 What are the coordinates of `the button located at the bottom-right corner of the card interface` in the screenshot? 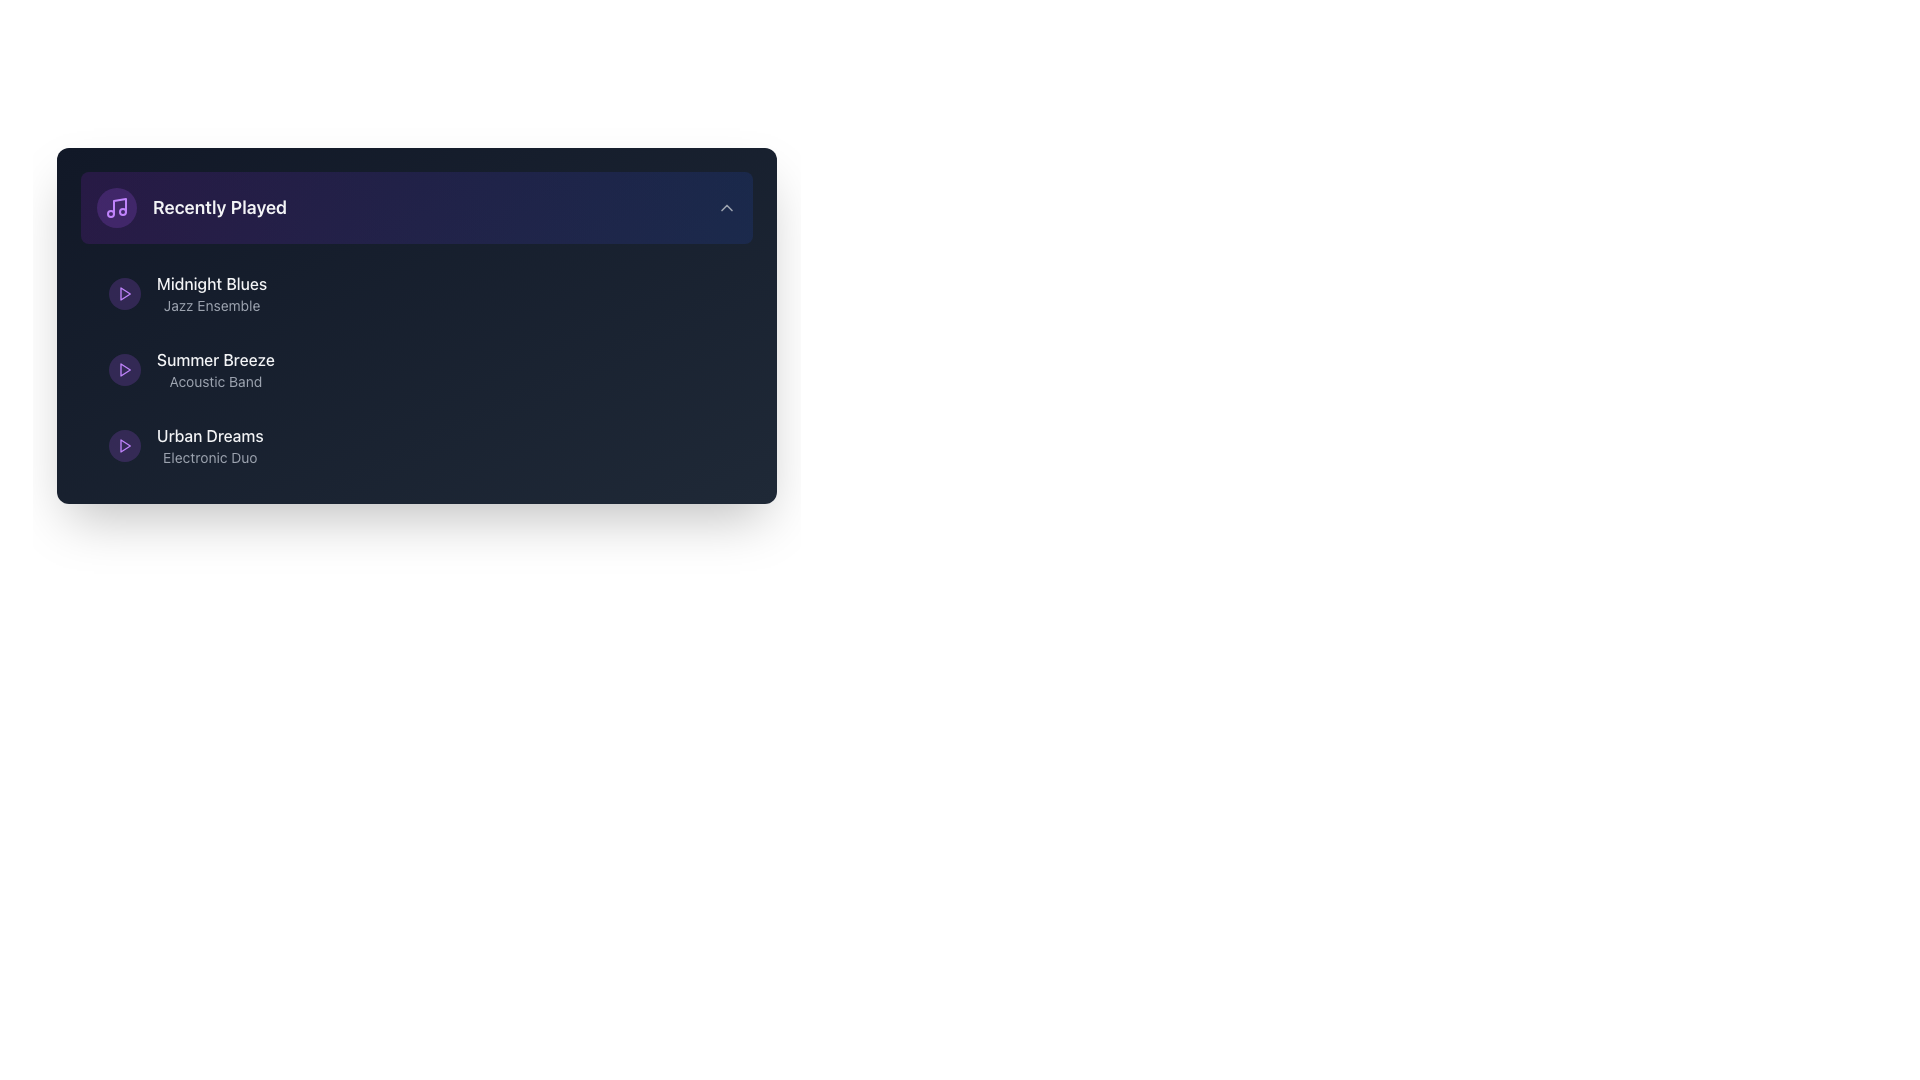 It's located at (723, 293).